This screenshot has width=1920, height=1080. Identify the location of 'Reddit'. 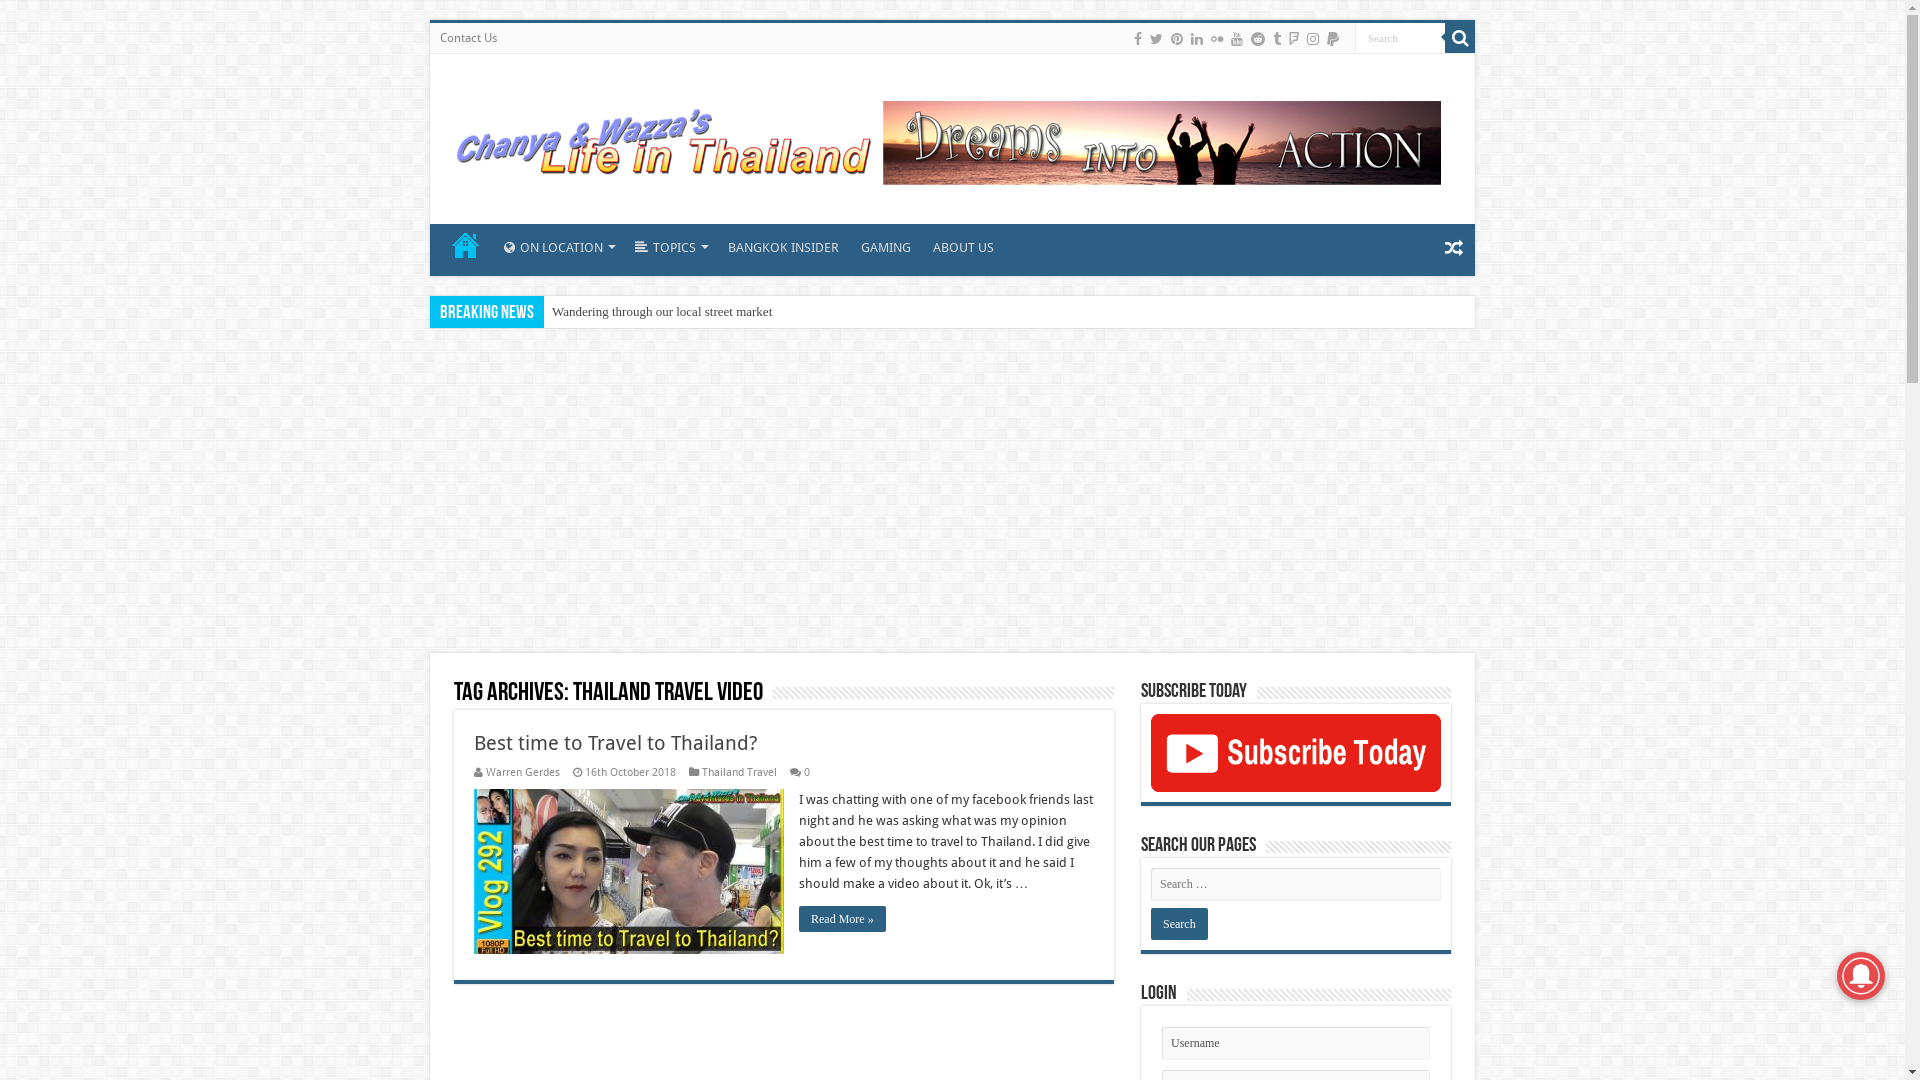
(1256, 38).